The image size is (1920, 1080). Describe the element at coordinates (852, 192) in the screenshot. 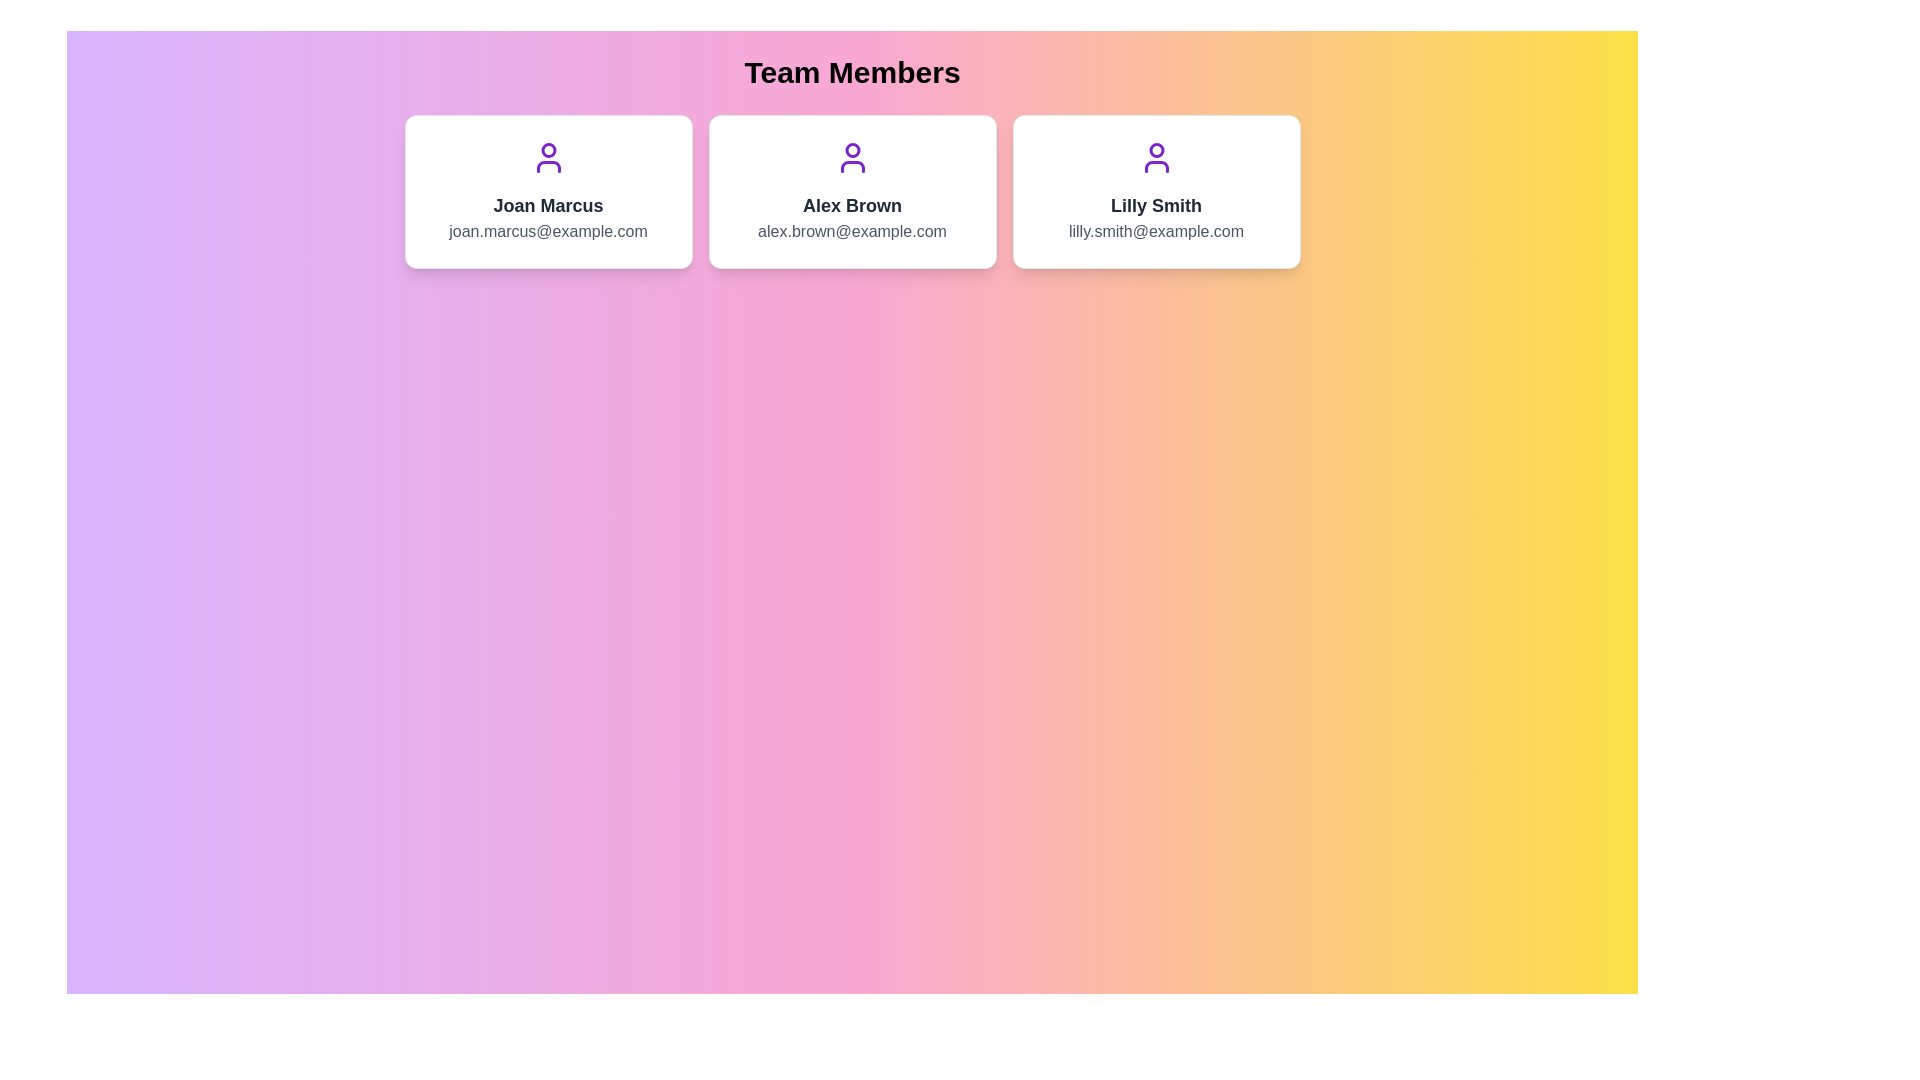

I see `the contact information card located in the second column of the grid layout below the 'Team Members' title` at that location.